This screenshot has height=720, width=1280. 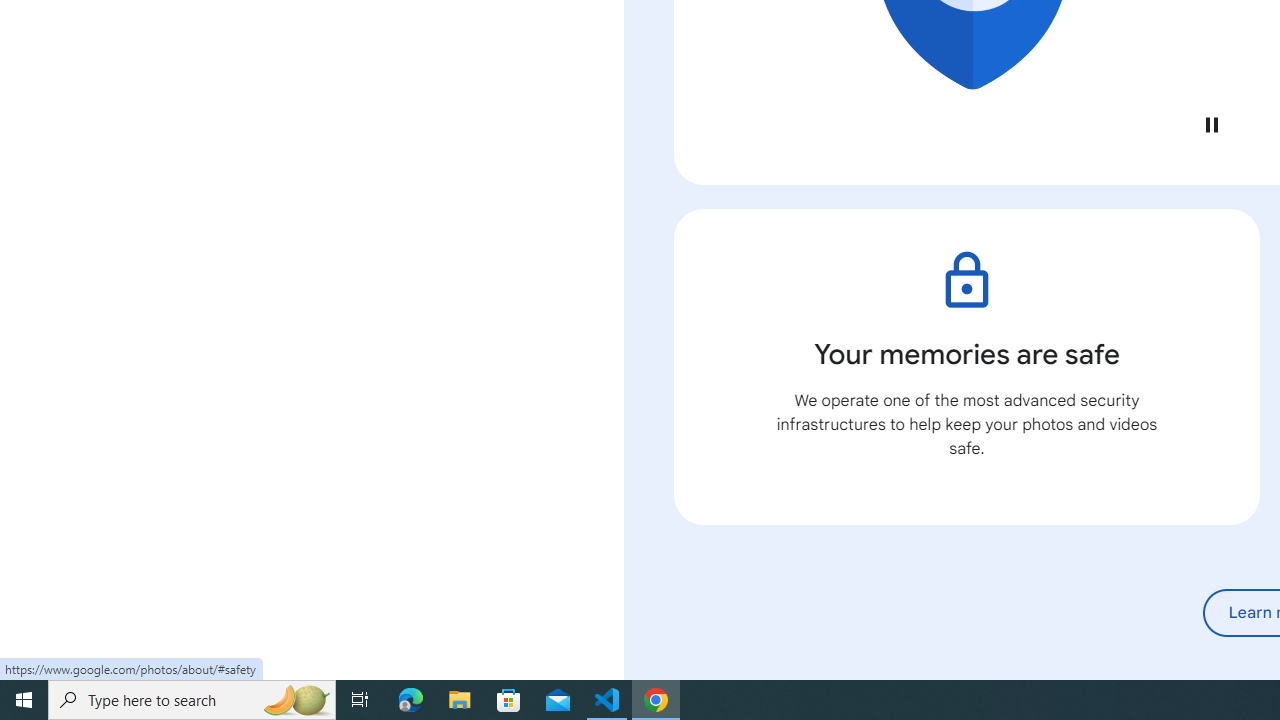 I want to click on 'Padlock icon indicating security. ', so click(x=966, y=280).